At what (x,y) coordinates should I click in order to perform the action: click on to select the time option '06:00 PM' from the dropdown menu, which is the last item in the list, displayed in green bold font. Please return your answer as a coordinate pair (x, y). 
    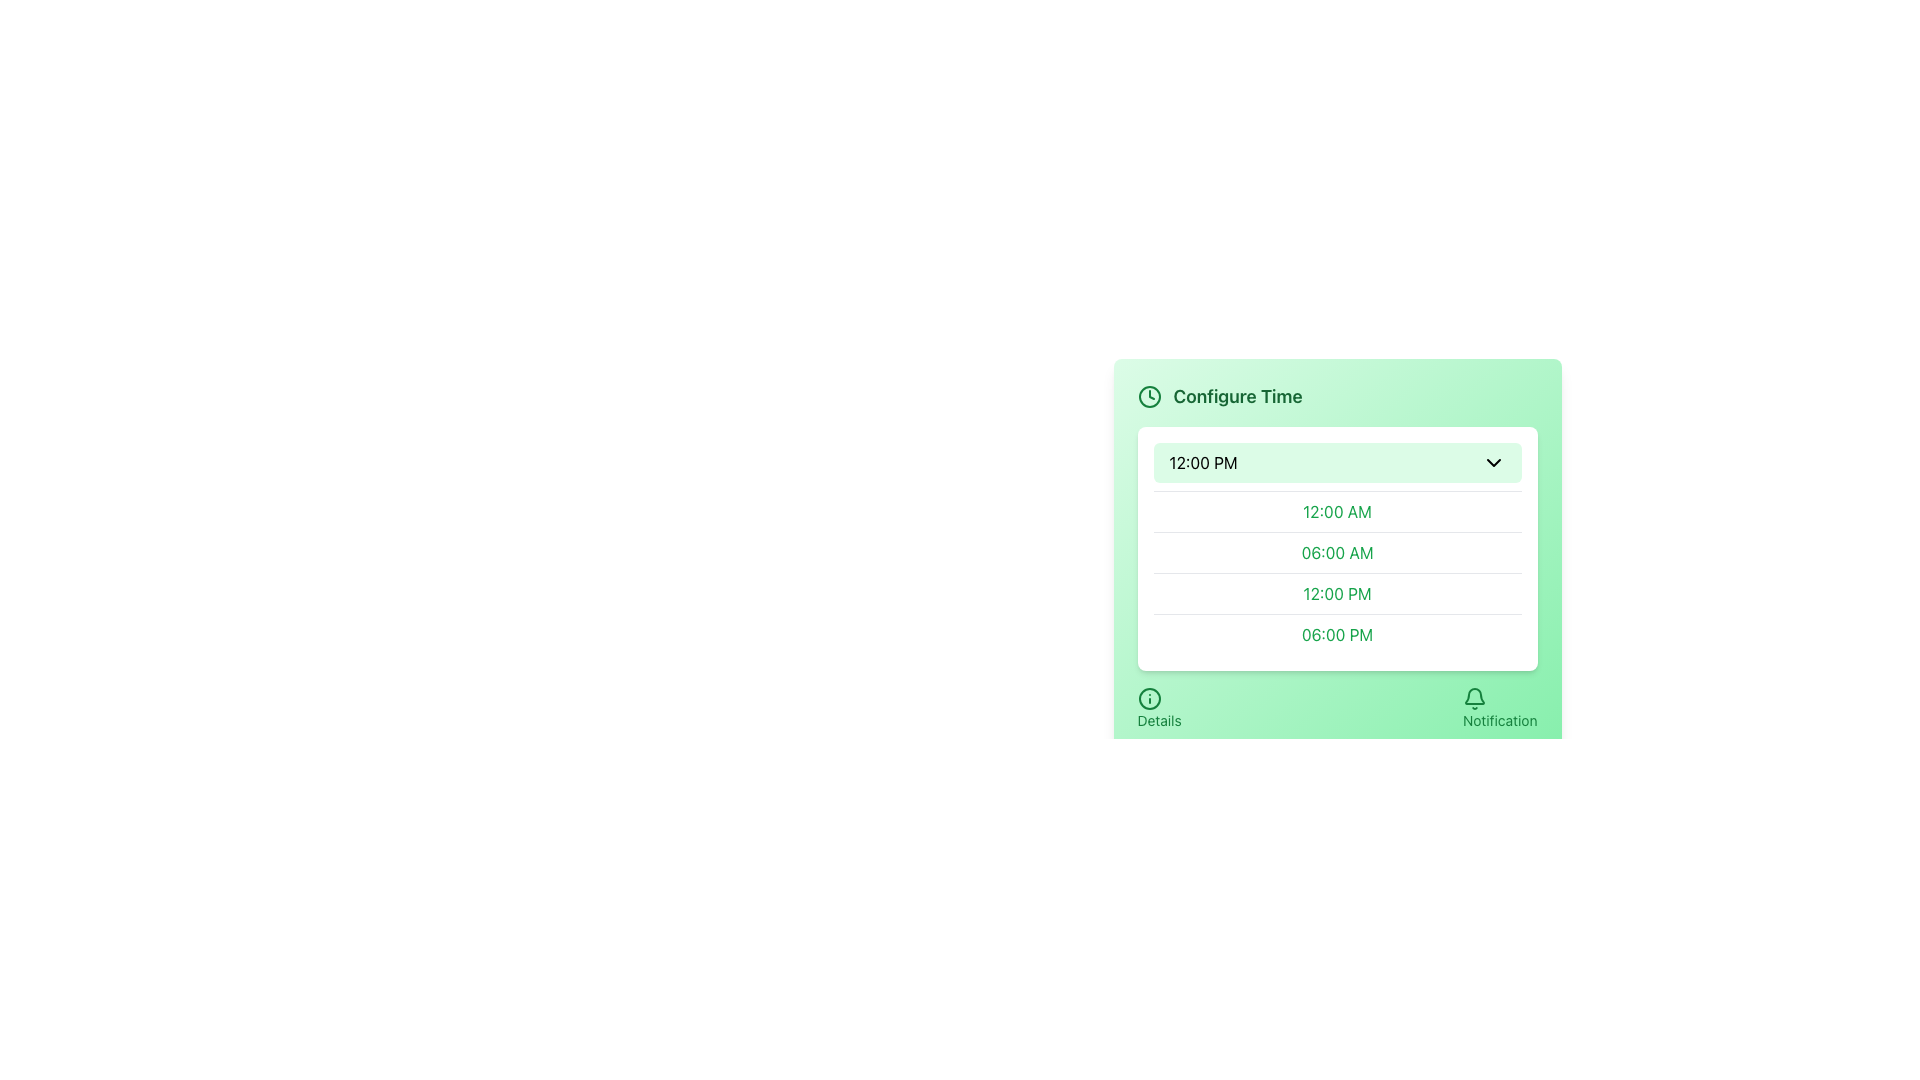
    Looking at the image, I should click on (1337, 634).